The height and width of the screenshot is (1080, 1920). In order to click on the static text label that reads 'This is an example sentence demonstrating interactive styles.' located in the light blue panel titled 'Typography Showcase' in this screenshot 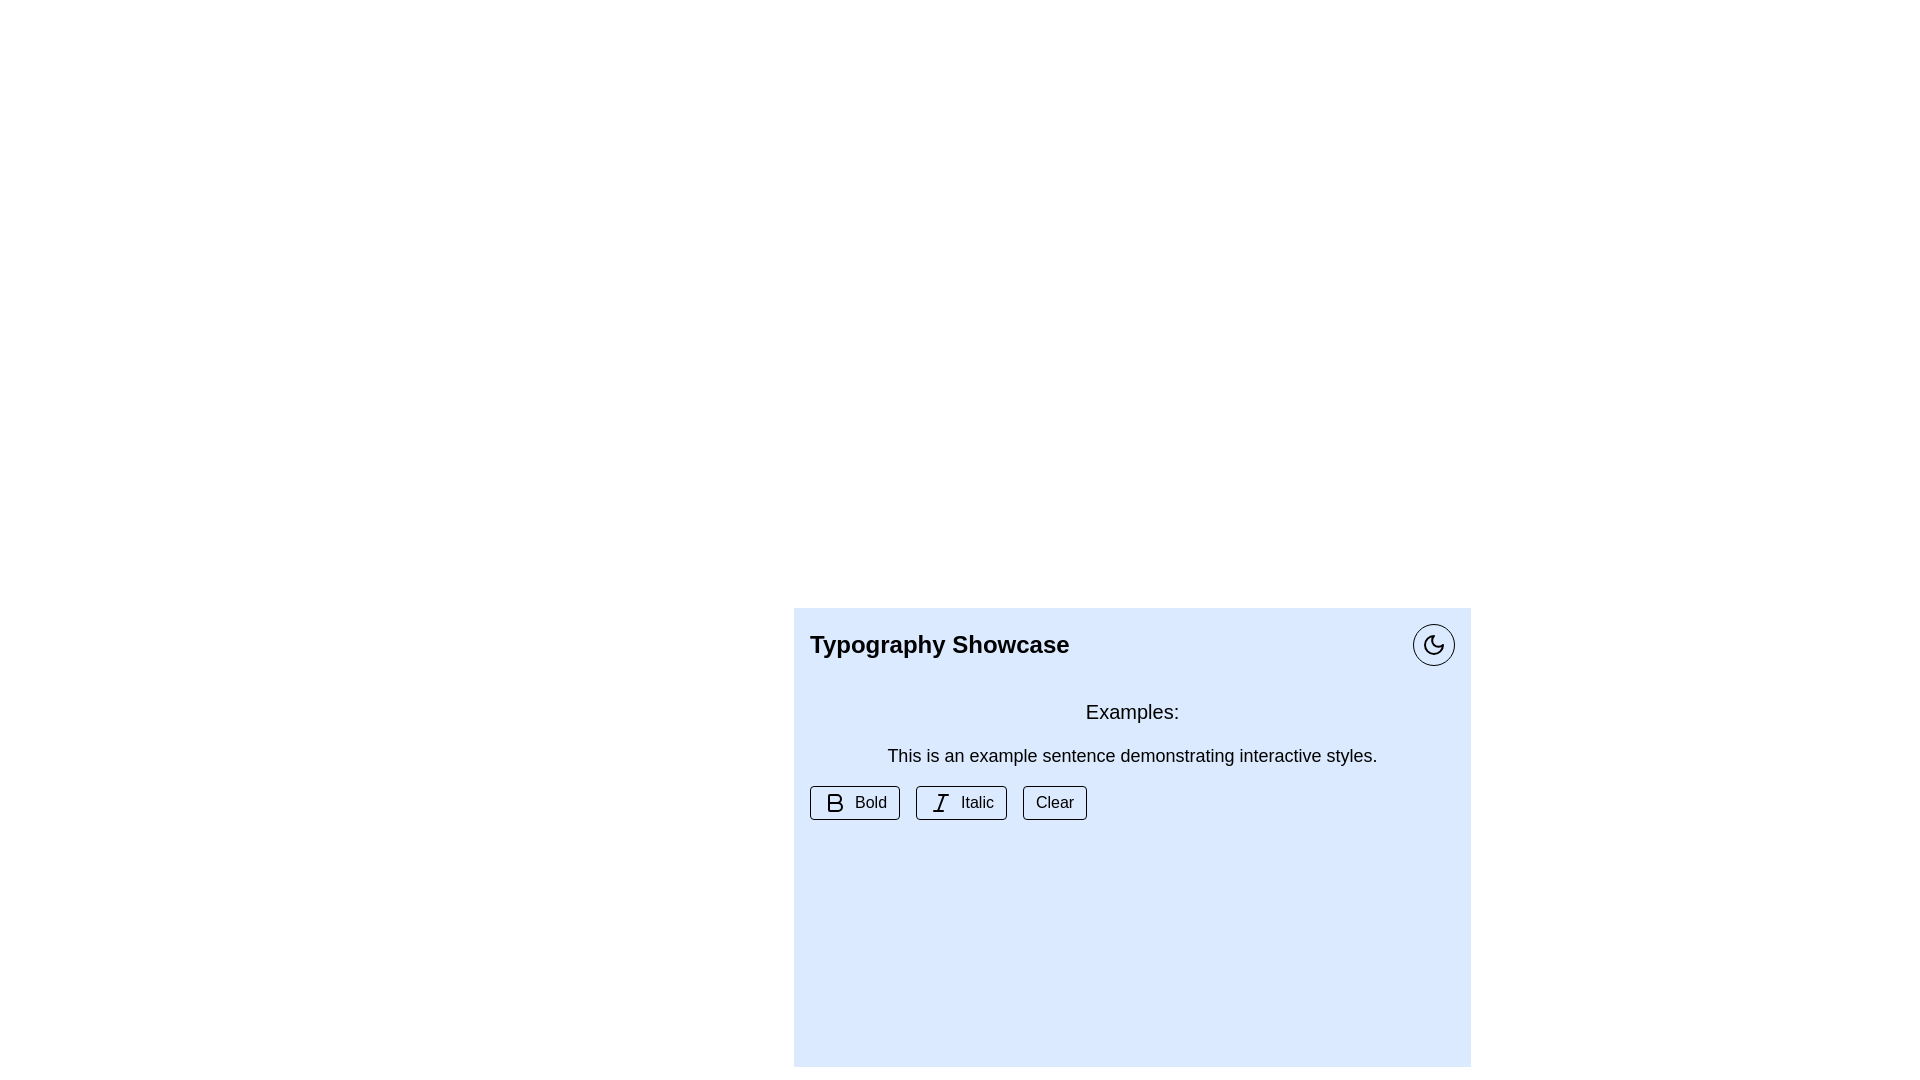, I will do `click(1132, 756)`.